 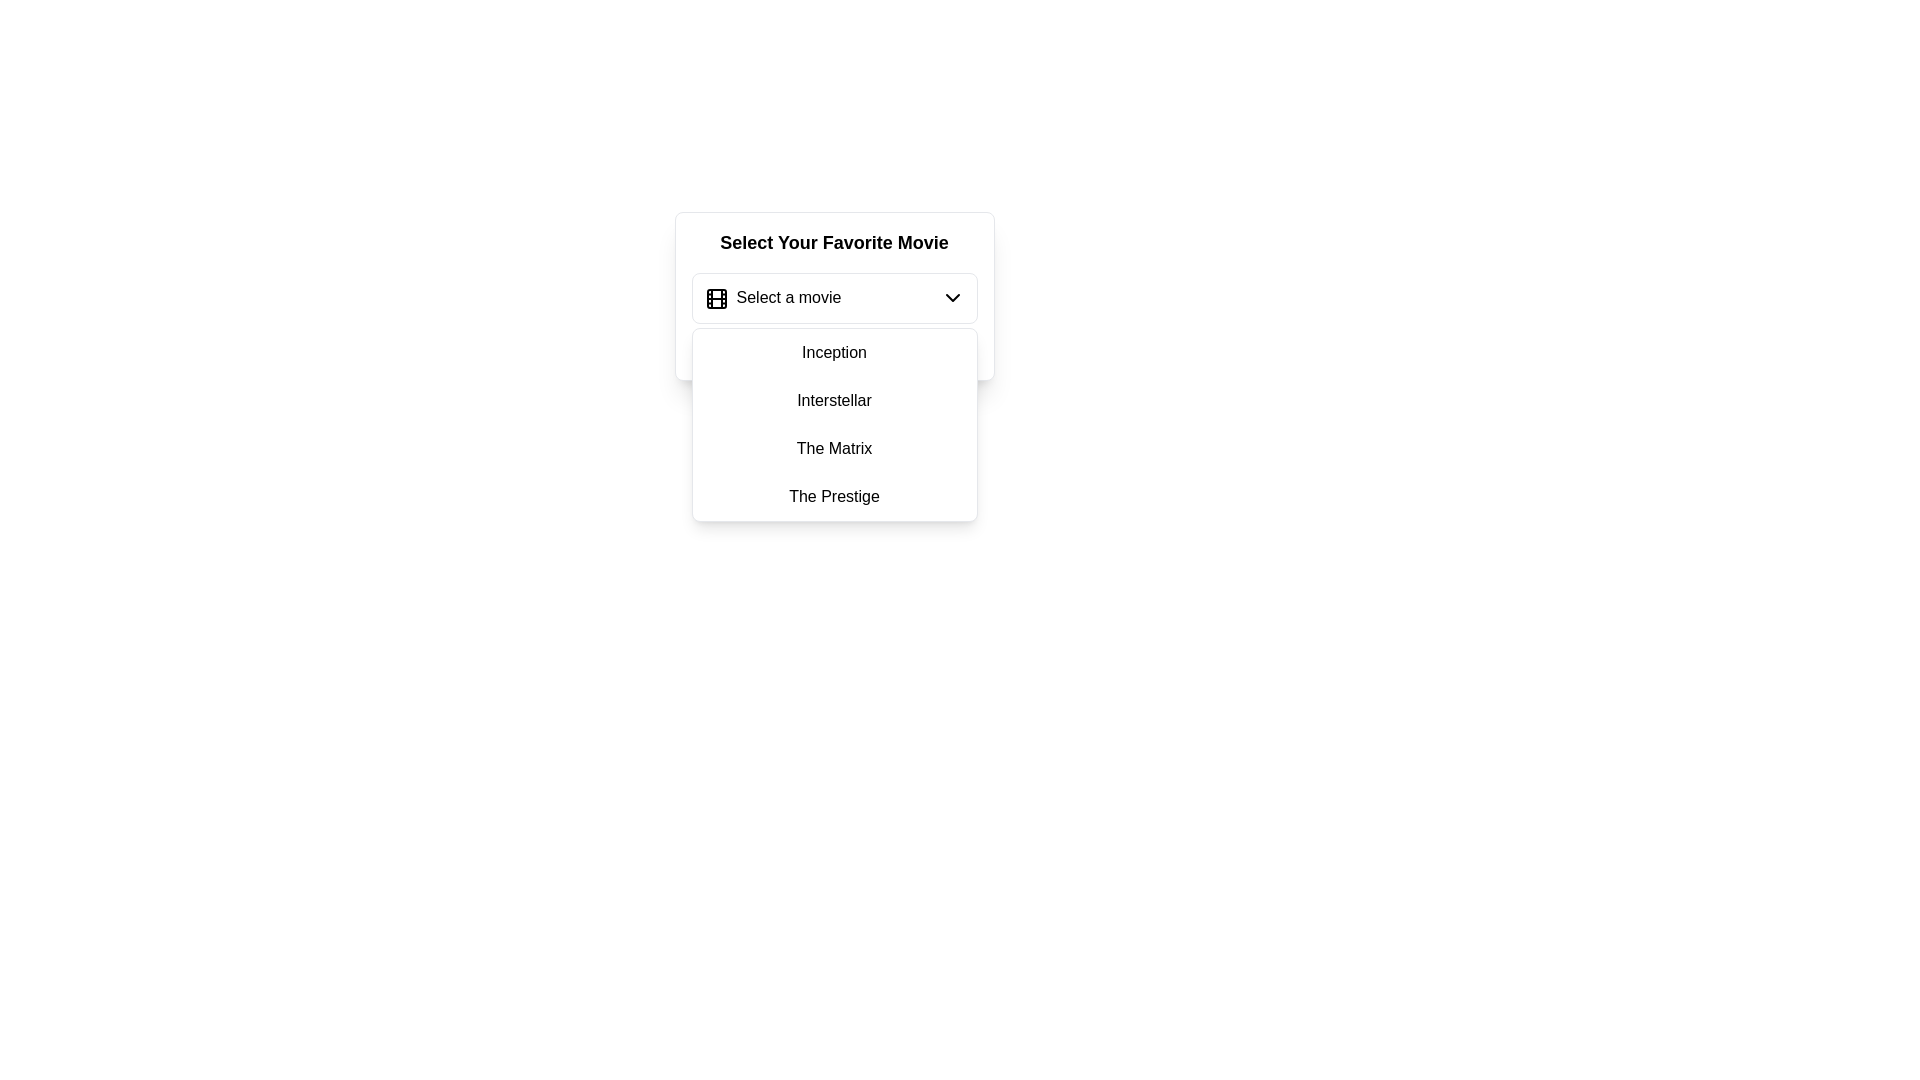 What do you see at coordinates (834, 447) in the screenshot?
I see `the third item in the dropdown menu labeled 'The Matrix' to change its background style` at bounding box center [834, 447].